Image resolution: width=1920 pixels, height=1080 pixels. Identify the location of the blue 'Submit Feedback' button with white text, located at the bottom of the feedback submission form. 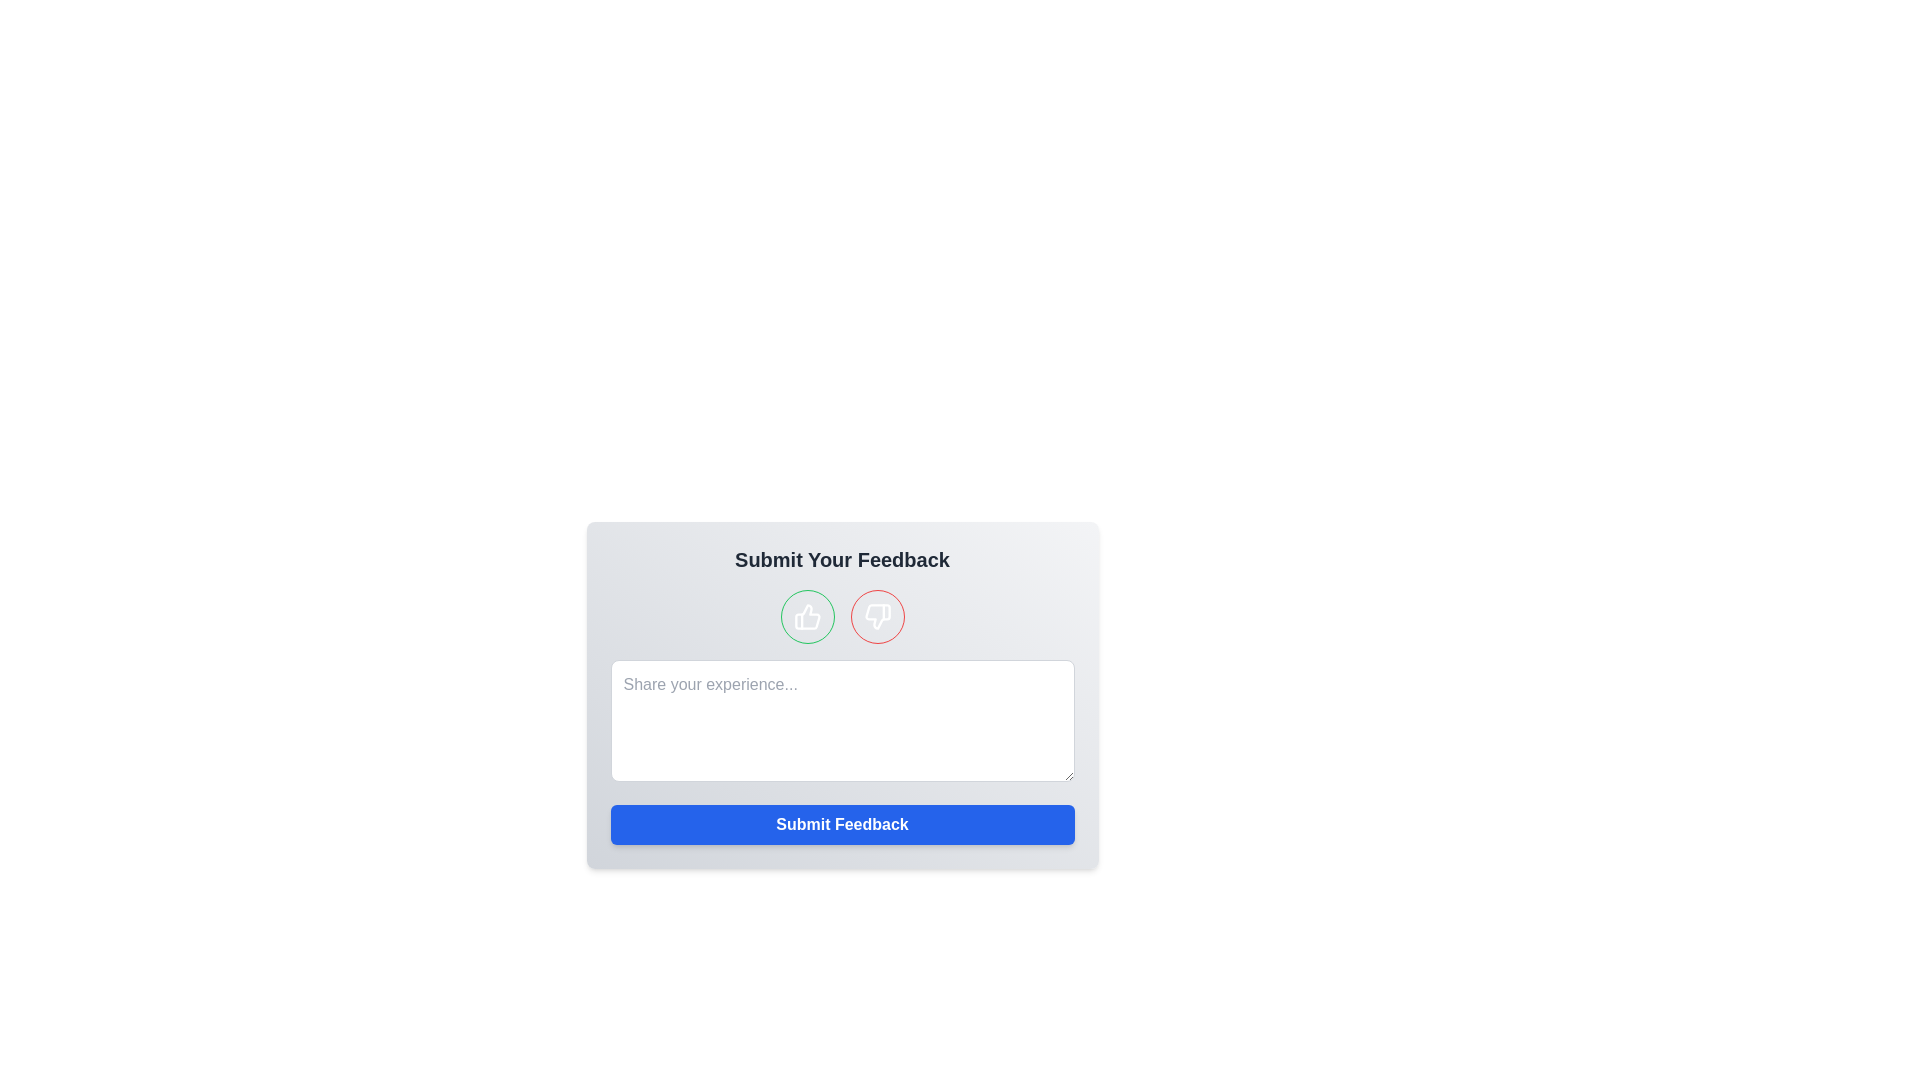
(842, 825).